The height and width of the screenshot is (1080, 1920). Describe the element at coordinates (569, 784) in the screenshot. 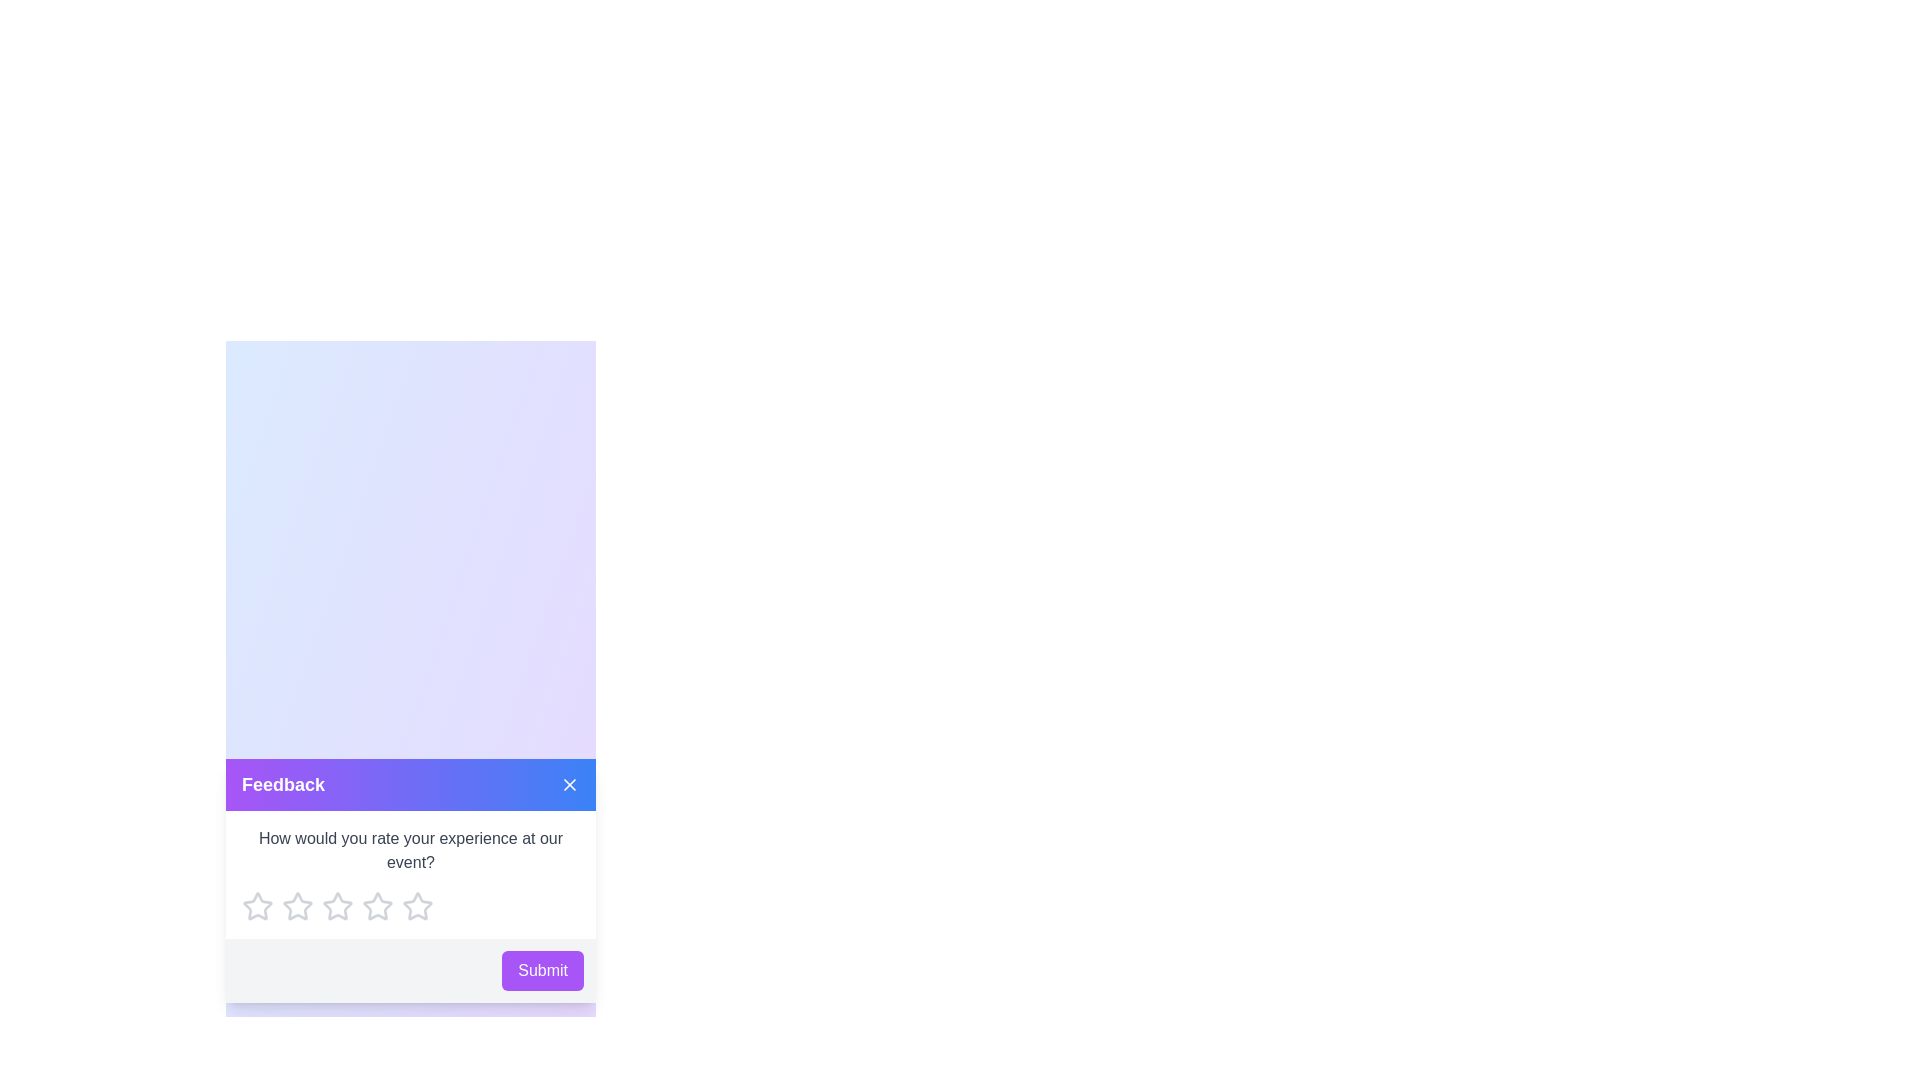

I see `the small 'X' icon with a gradient background in the top-right corner of the 'Feedback' banner` at that location.